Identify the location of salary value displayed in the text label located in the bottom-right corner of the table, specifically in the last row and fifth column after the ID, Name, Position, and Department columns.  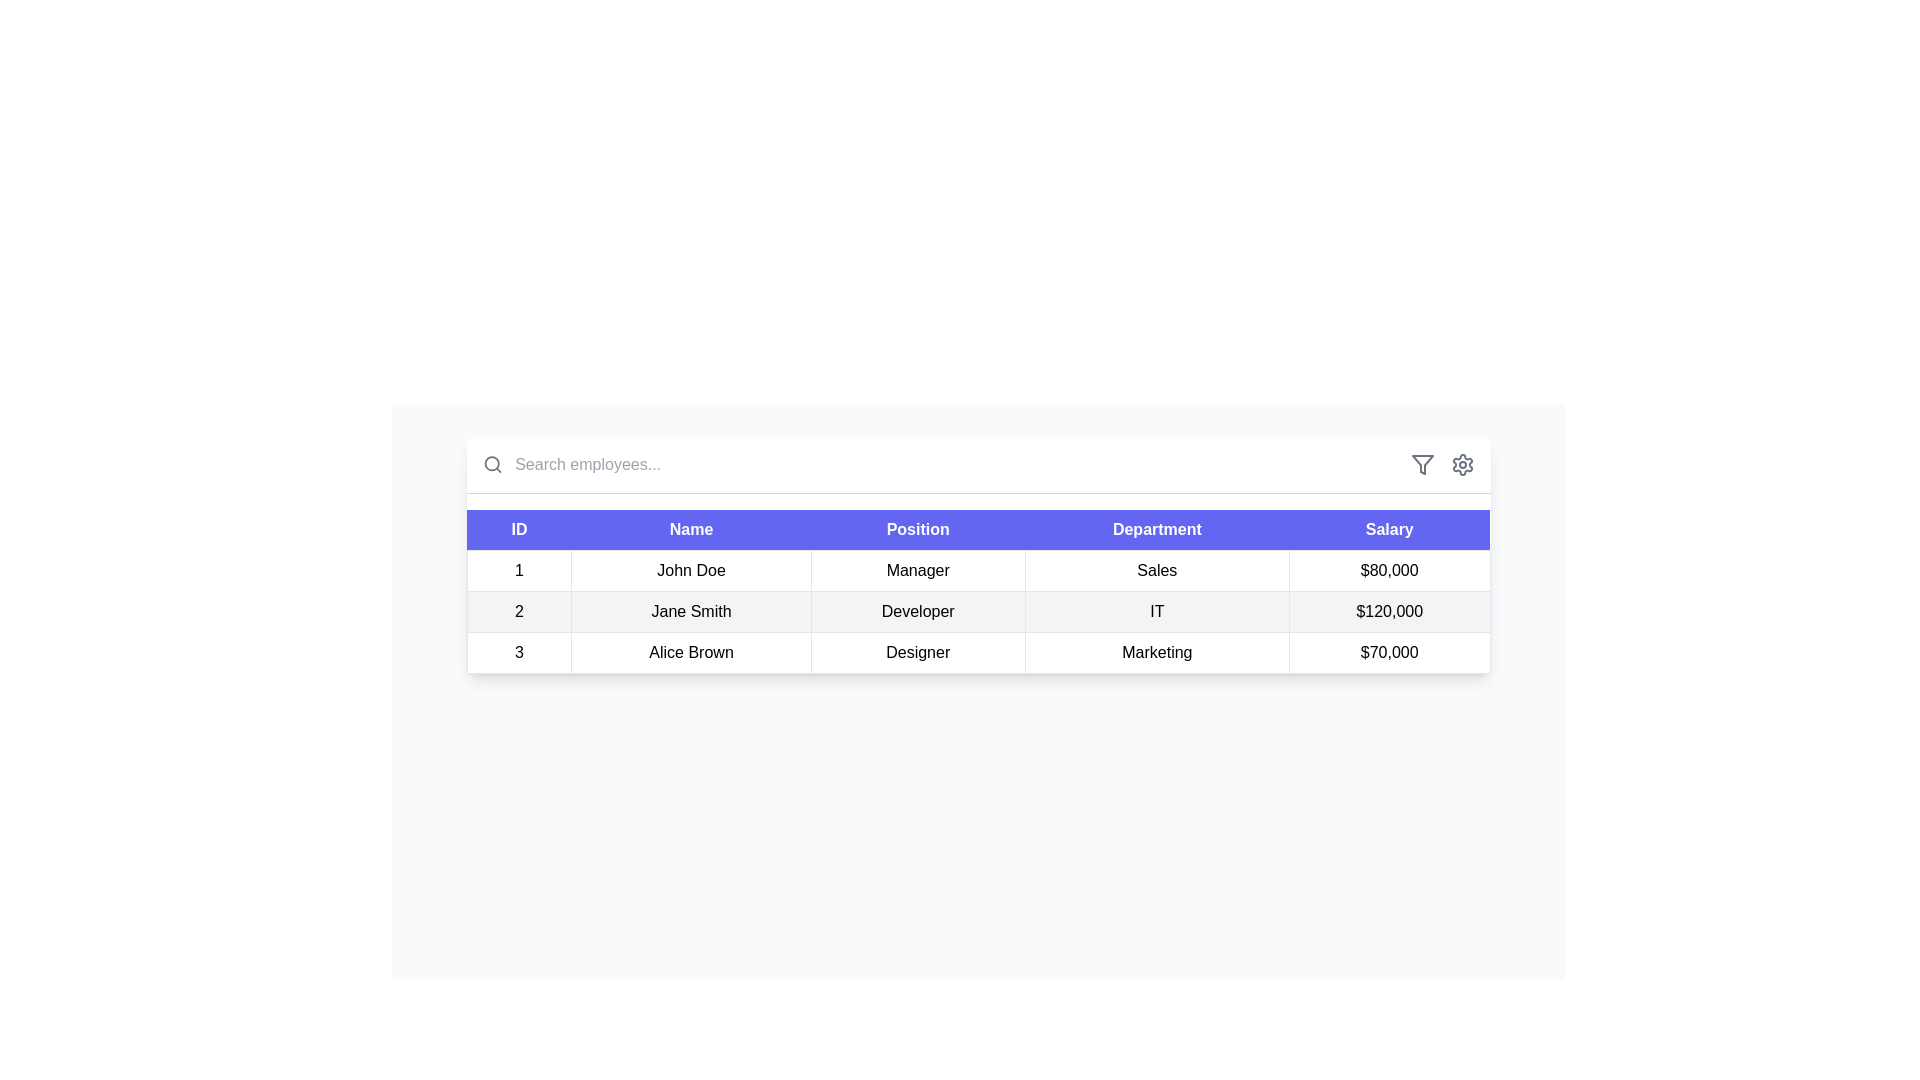
(1388, 652).